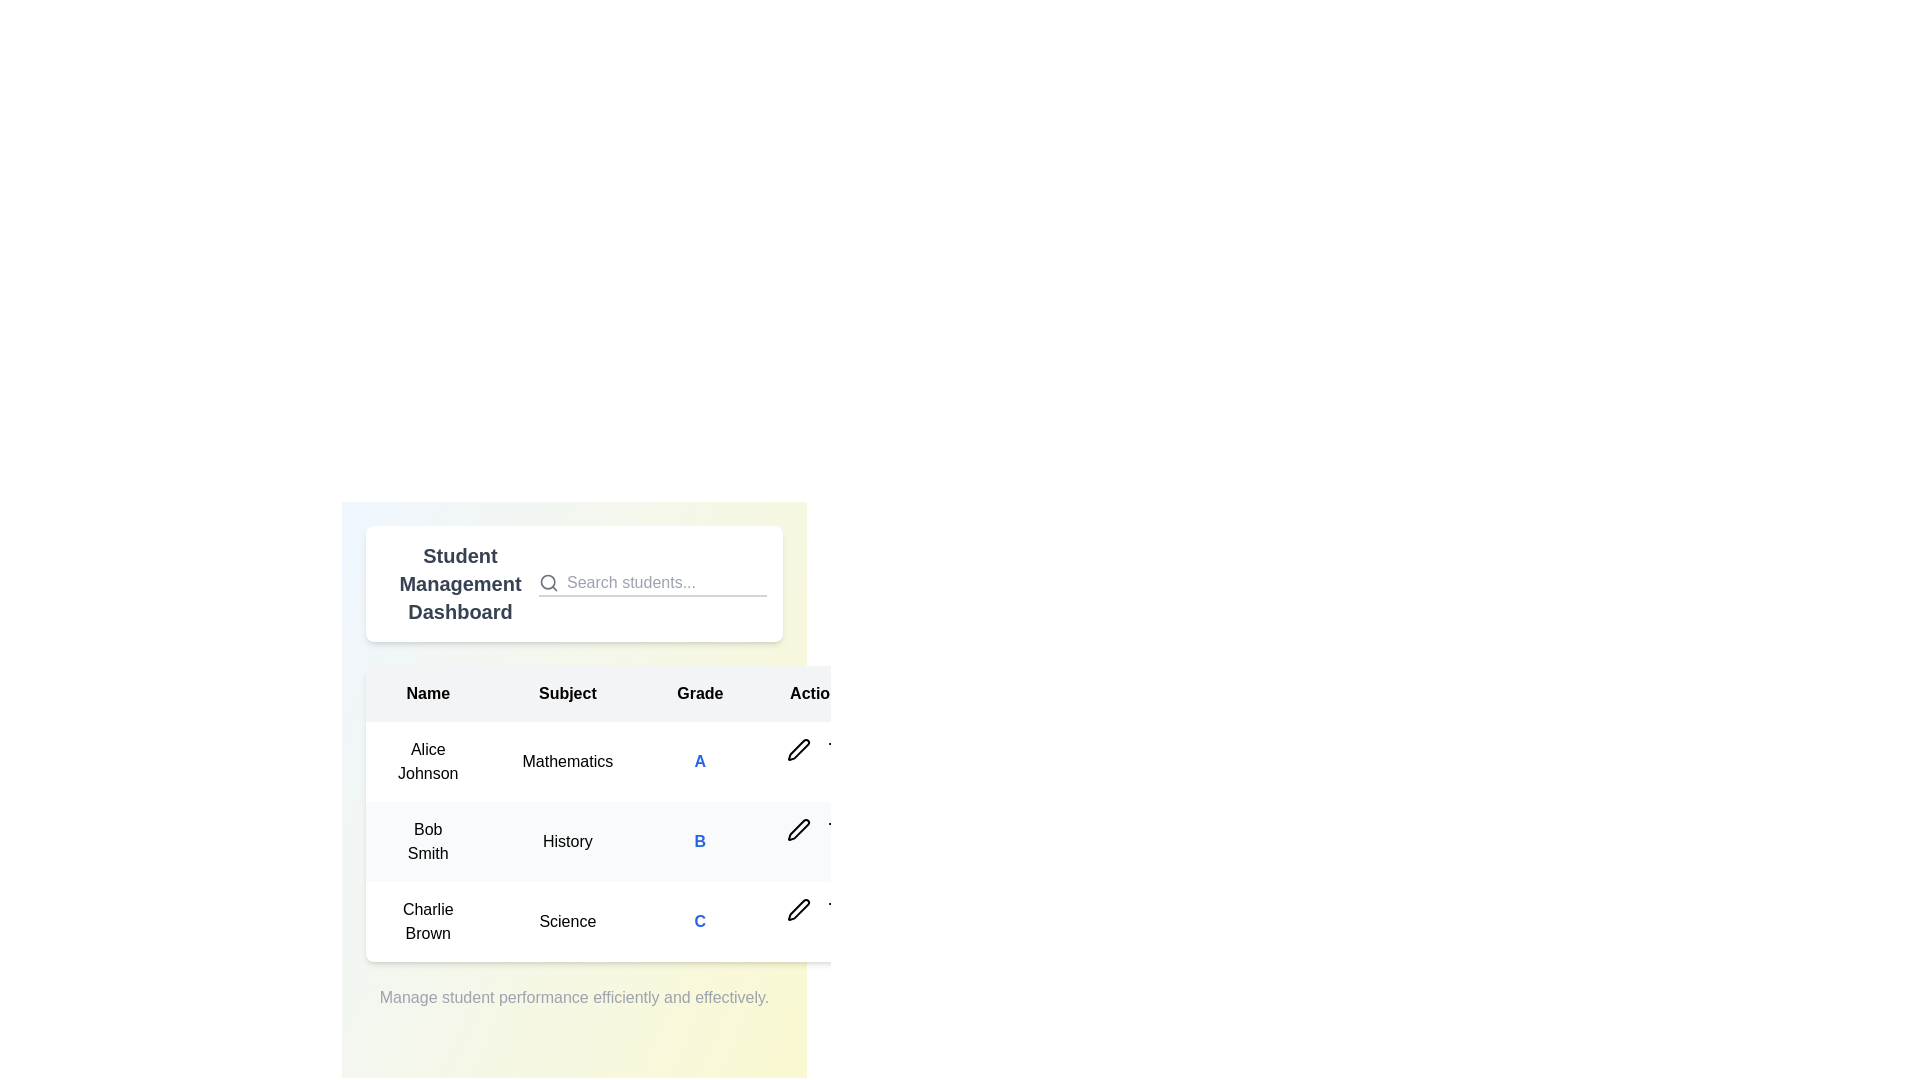 The width and height of the screenshot is (1920, 1080). Describe the element at coordinates (700, 921) in the screenshot. I see `the grade 'C' label for the student 'Charlie Brown' in the 'Science' subject located in the 'Grade' column of the data table` at that location.